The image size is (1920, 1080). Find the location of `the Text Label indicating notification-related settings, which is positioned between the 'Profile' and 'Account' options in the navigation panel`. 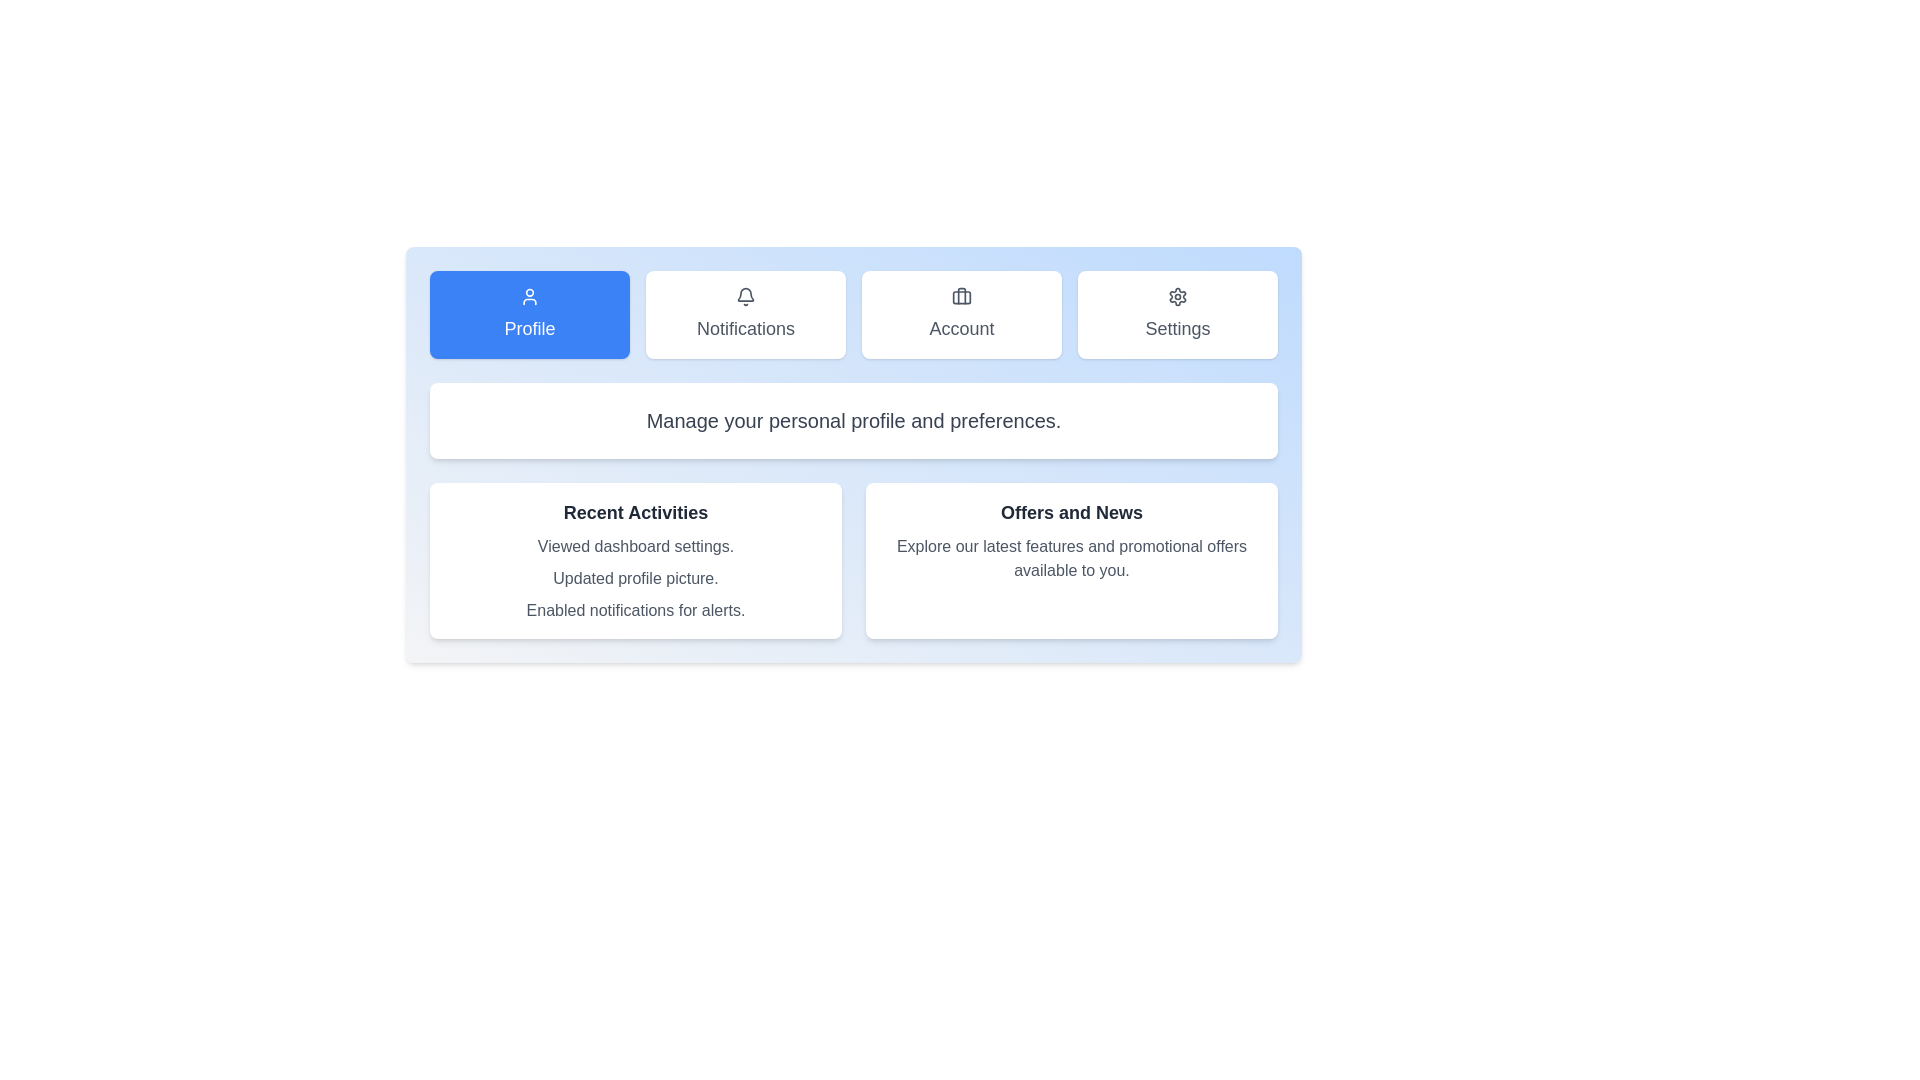

the Text Label indicating notification-related settings, which is positioned between the 'Profile' and 'Account' options in the navigation panel is located at coordinates (744, 327).